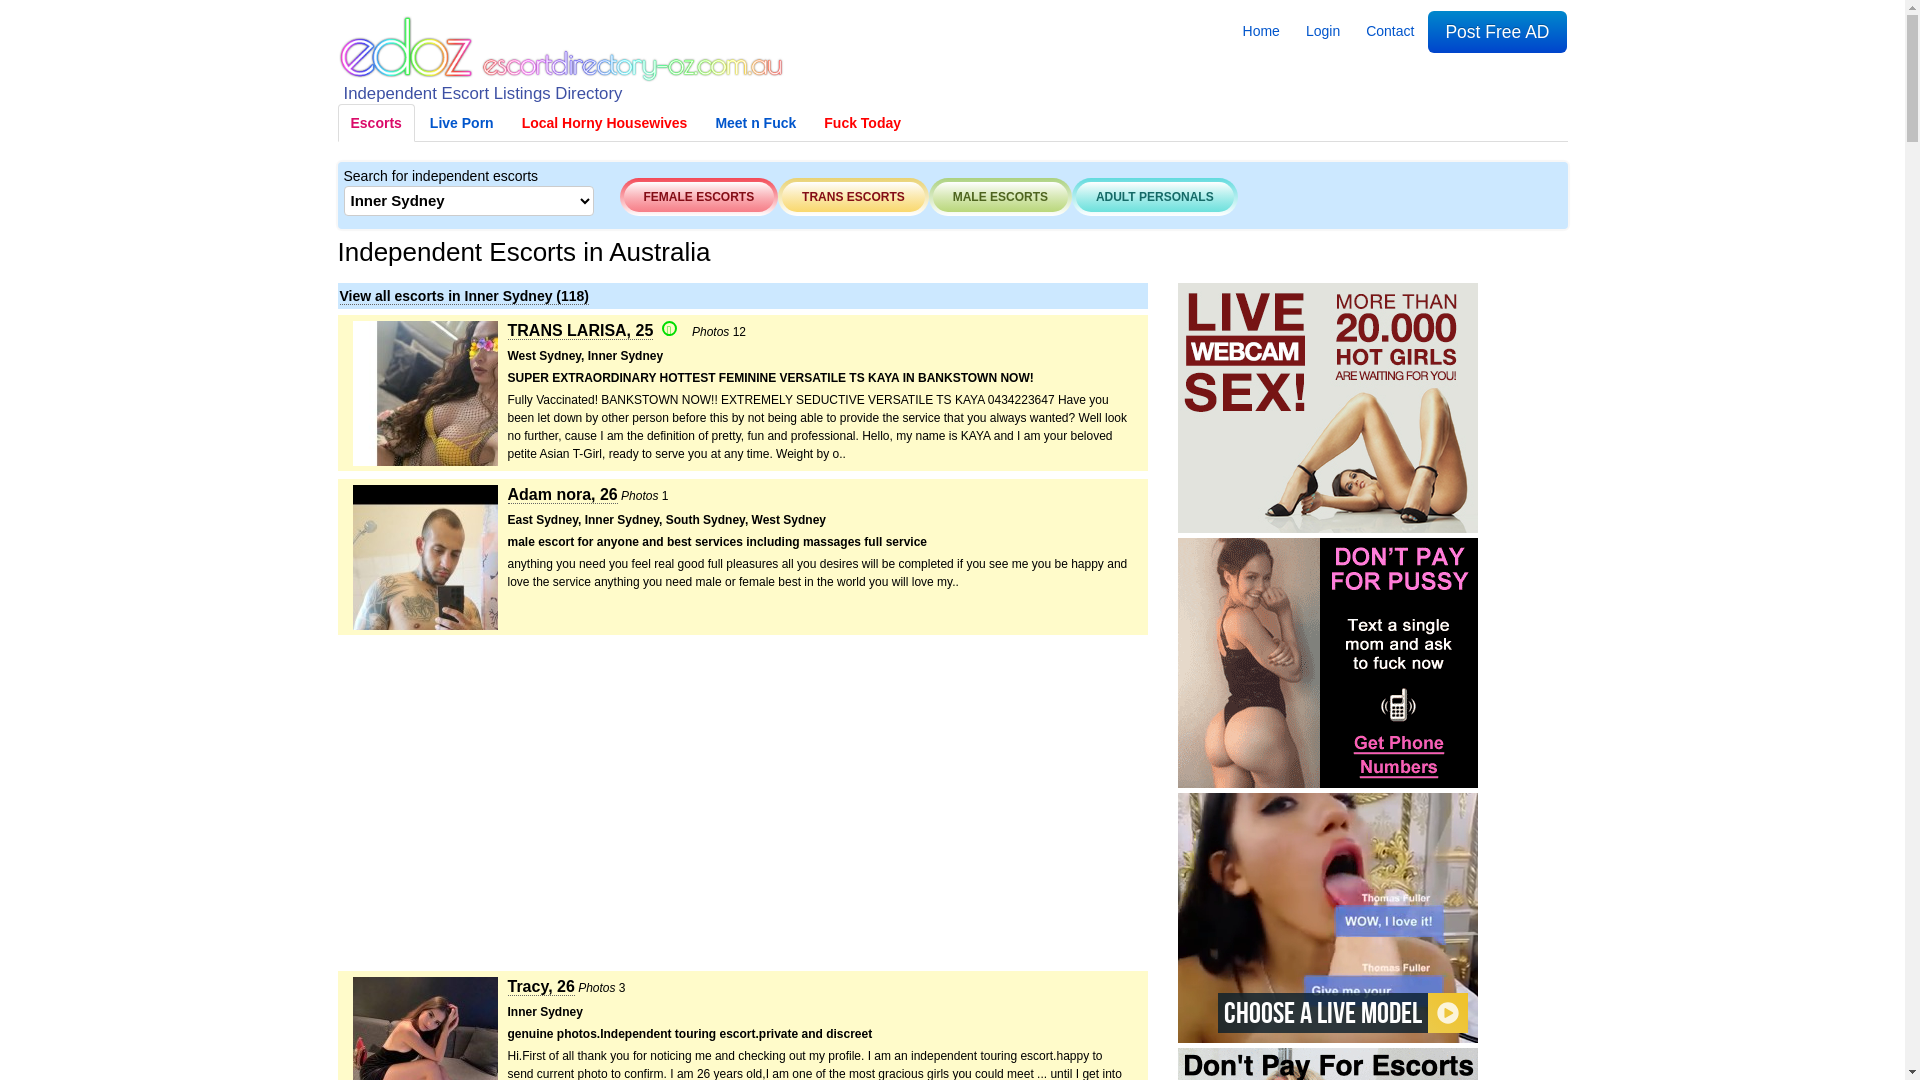 This screenshot has height=1080, width=1920. Describe the element at coordinates (701, 123) in the screenshot. I see `'Meet n Fuck'` at that location.